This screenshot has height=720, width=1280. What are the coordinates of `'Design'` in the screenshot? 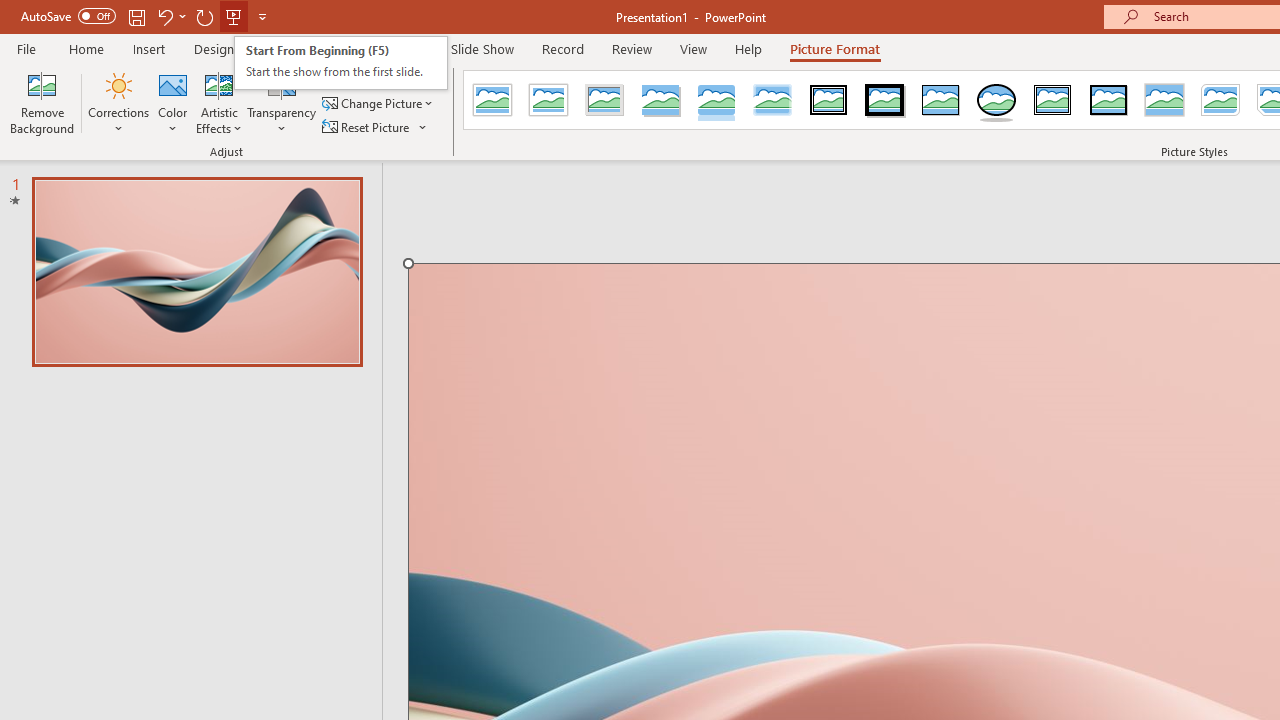 It's located at (214, 48).